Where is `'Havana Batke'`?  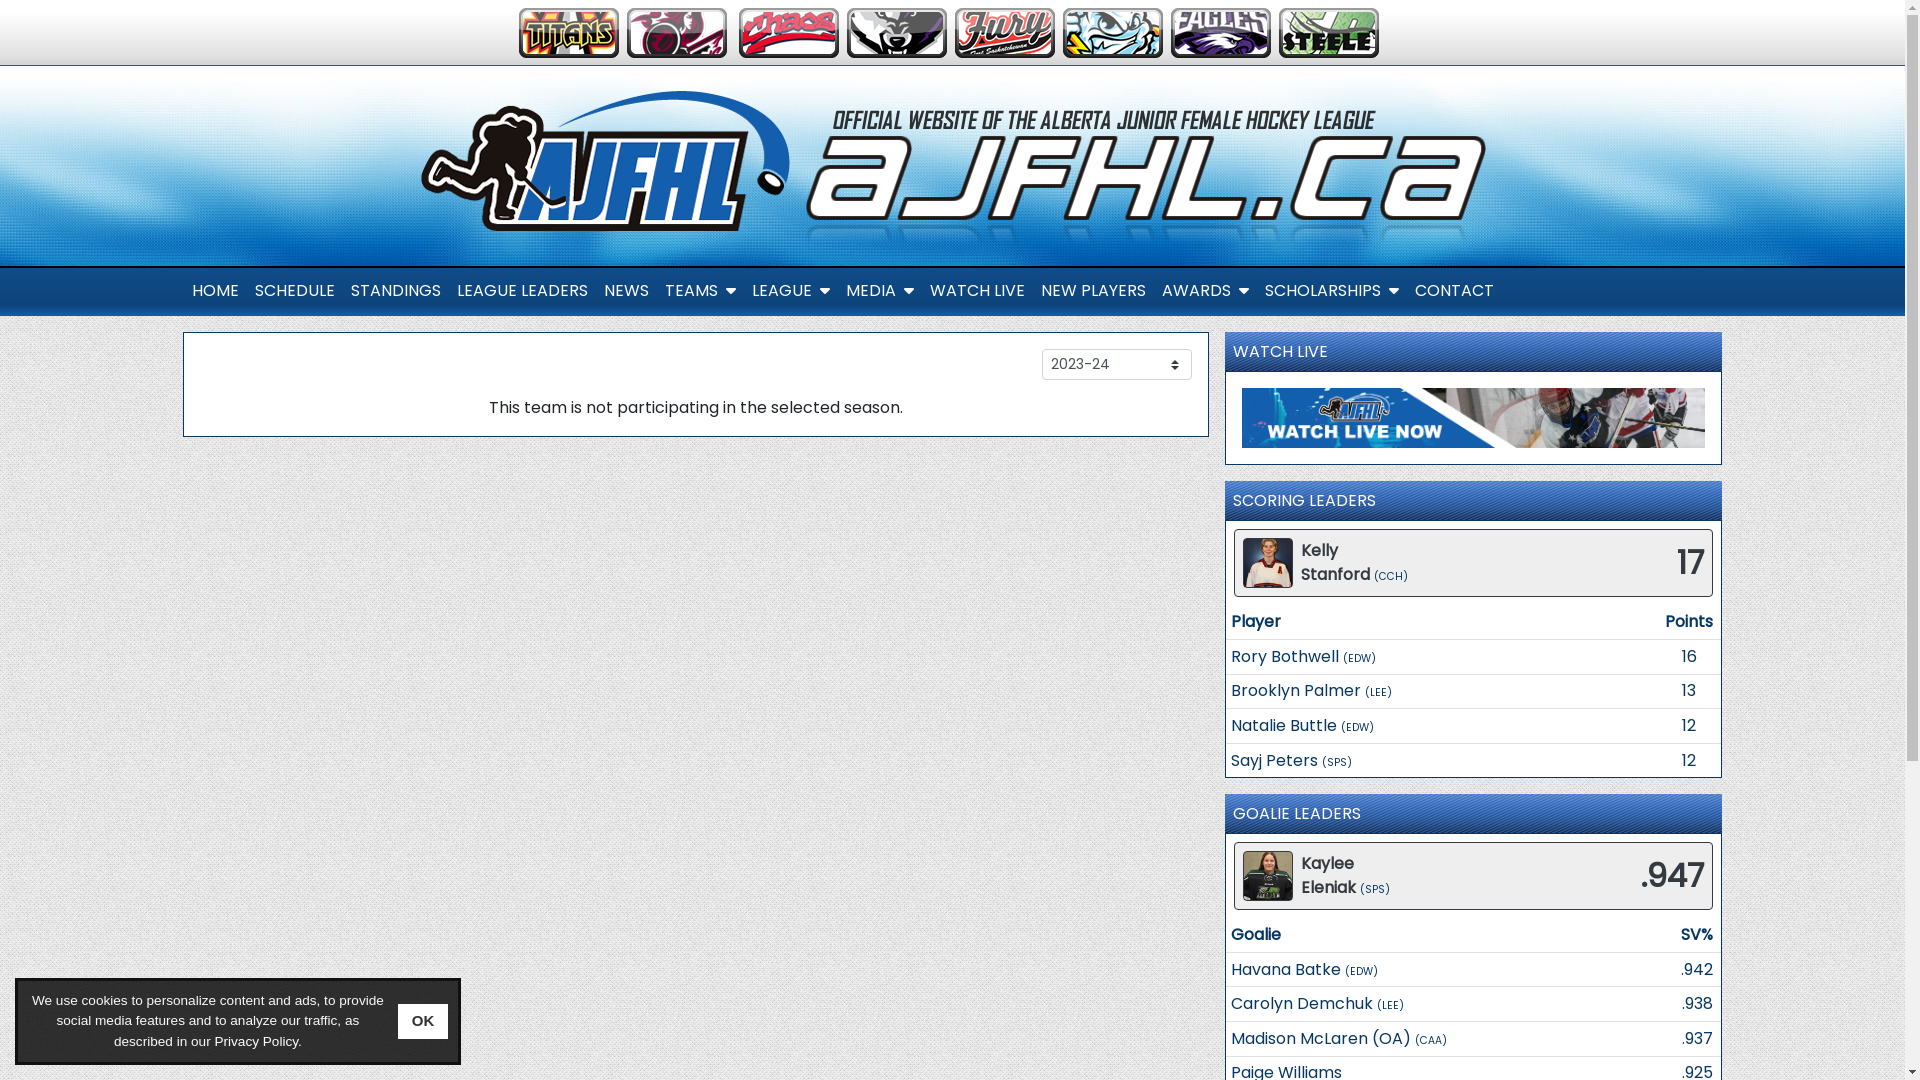 'Havana Batke' is located at coordinates (1286, 968).